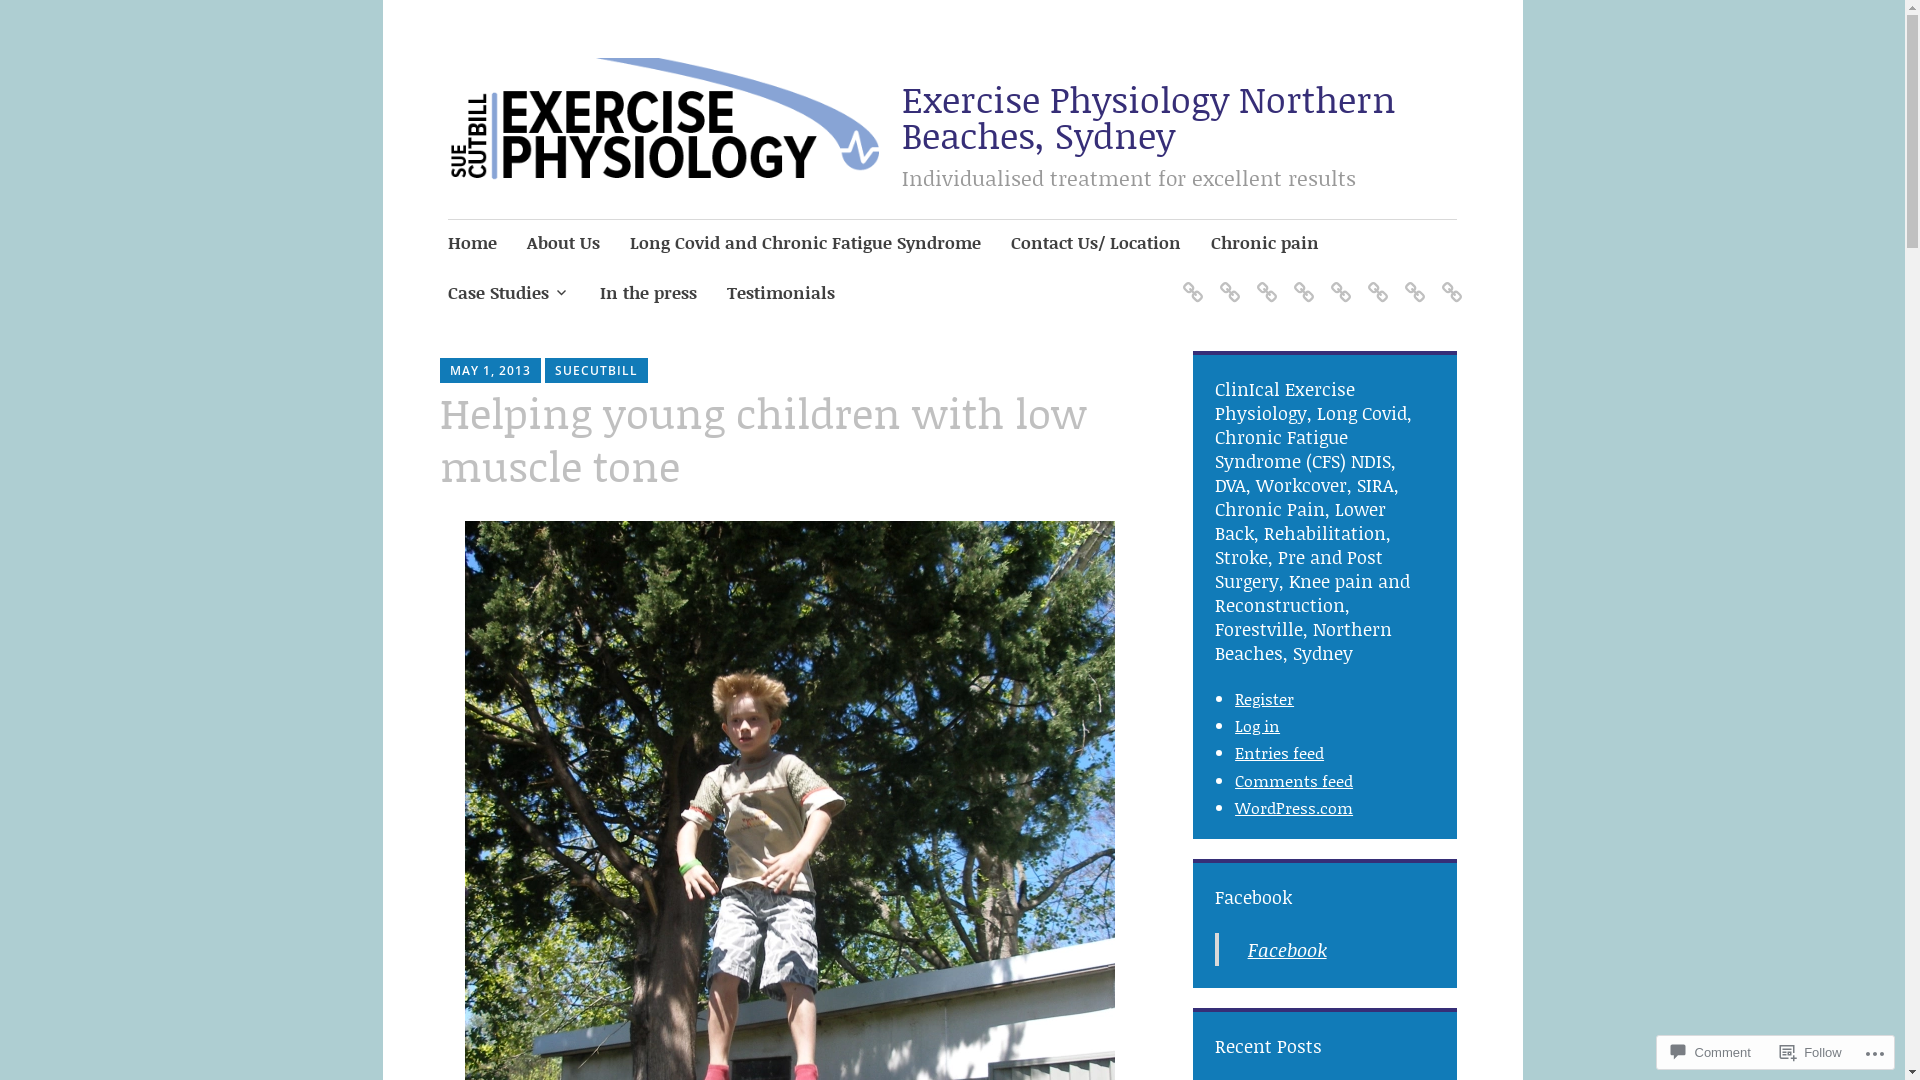  I want to click on 'Long Covid and Chronic Fatigue Syndrome', so click(805, 242).